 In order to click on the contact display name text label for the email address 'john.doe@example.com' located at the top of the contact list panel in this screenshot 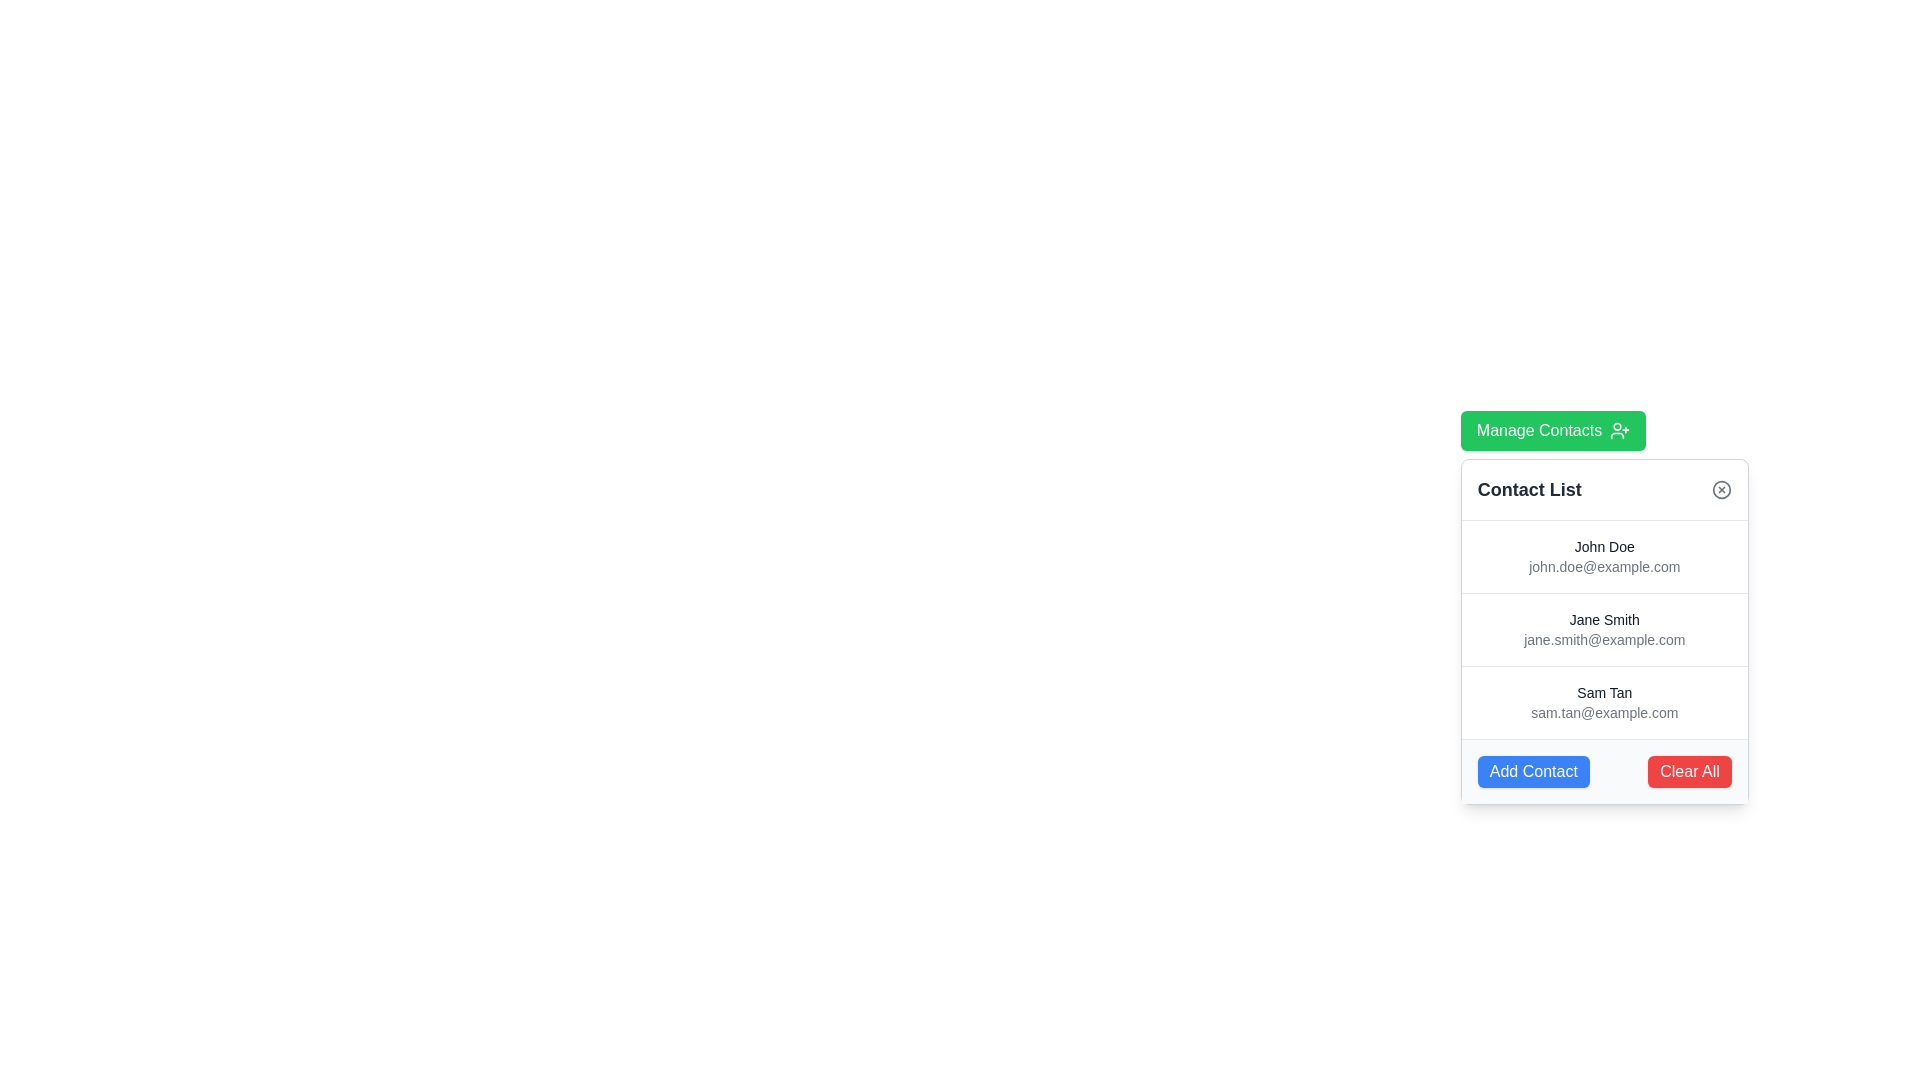, I will do `click(1604, 547)`.